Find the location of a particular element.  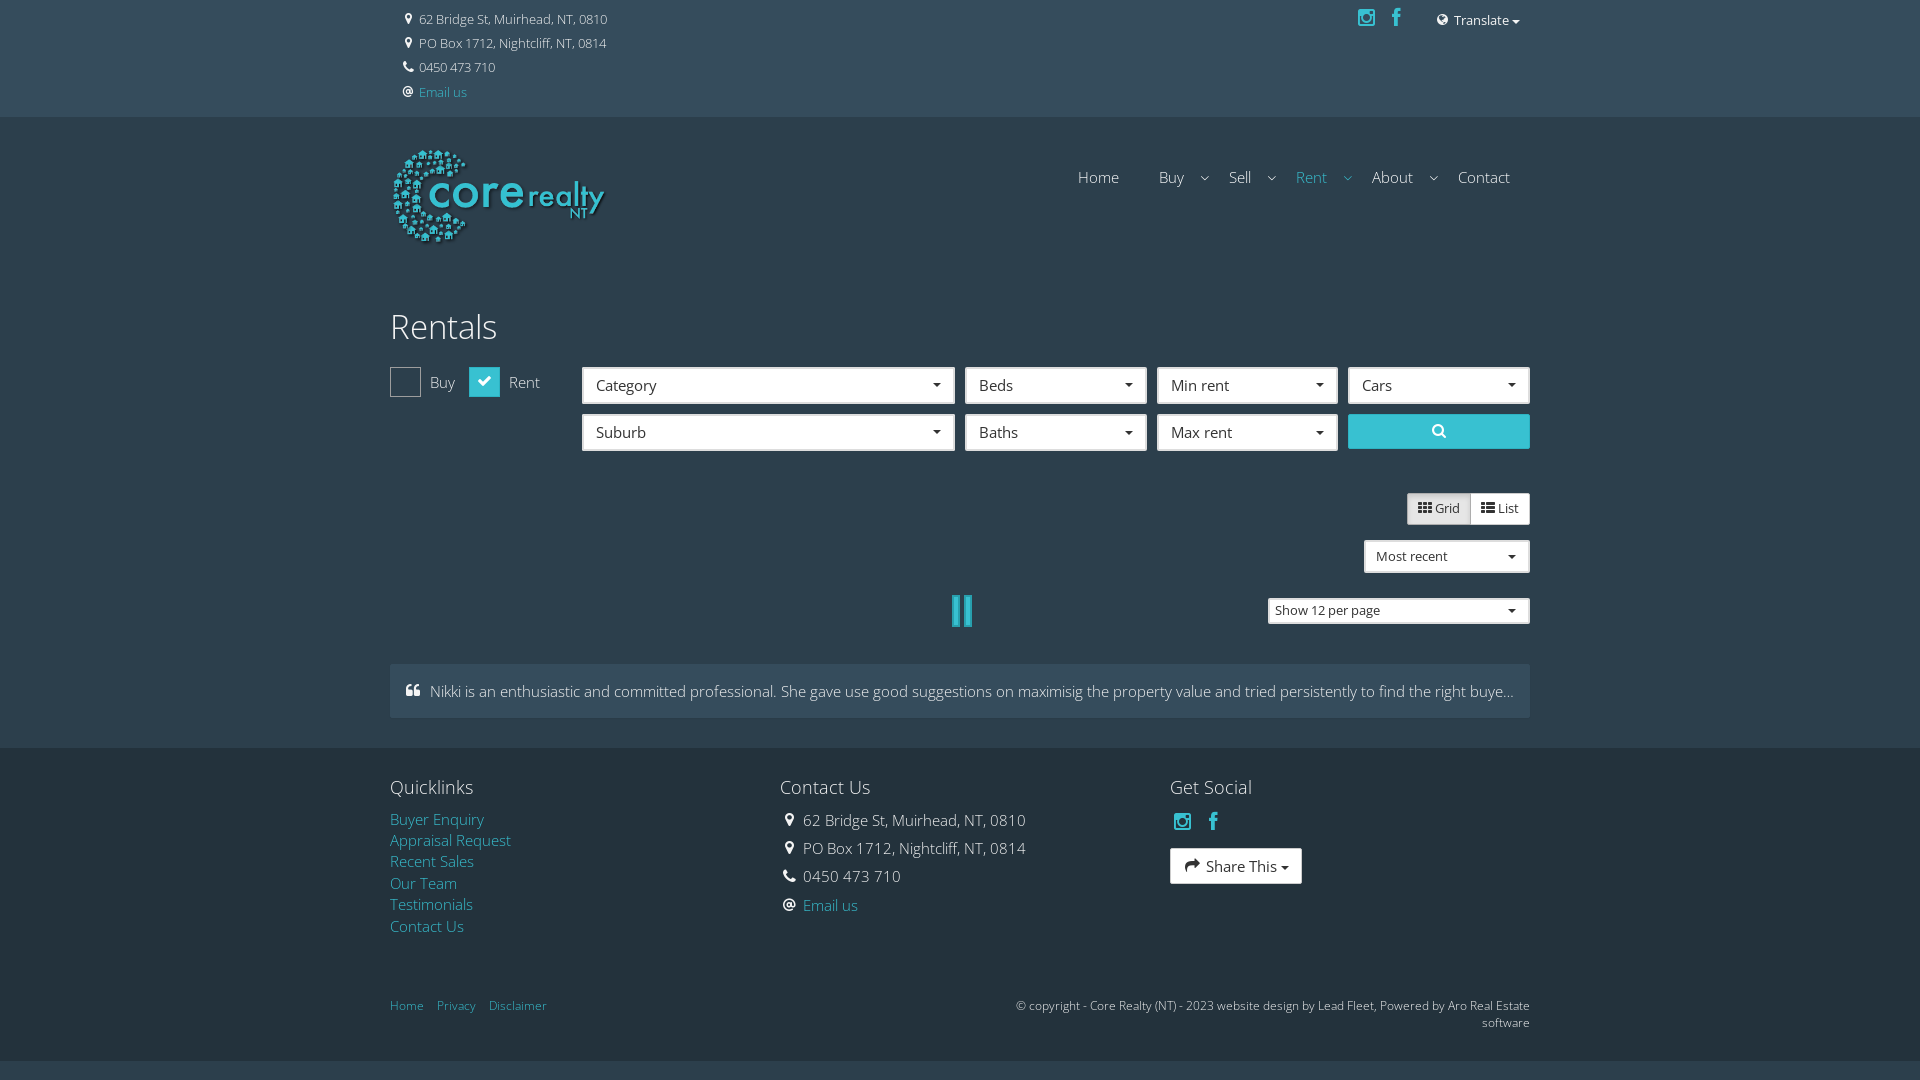

'Email us' is located at coordinates (441, 92).